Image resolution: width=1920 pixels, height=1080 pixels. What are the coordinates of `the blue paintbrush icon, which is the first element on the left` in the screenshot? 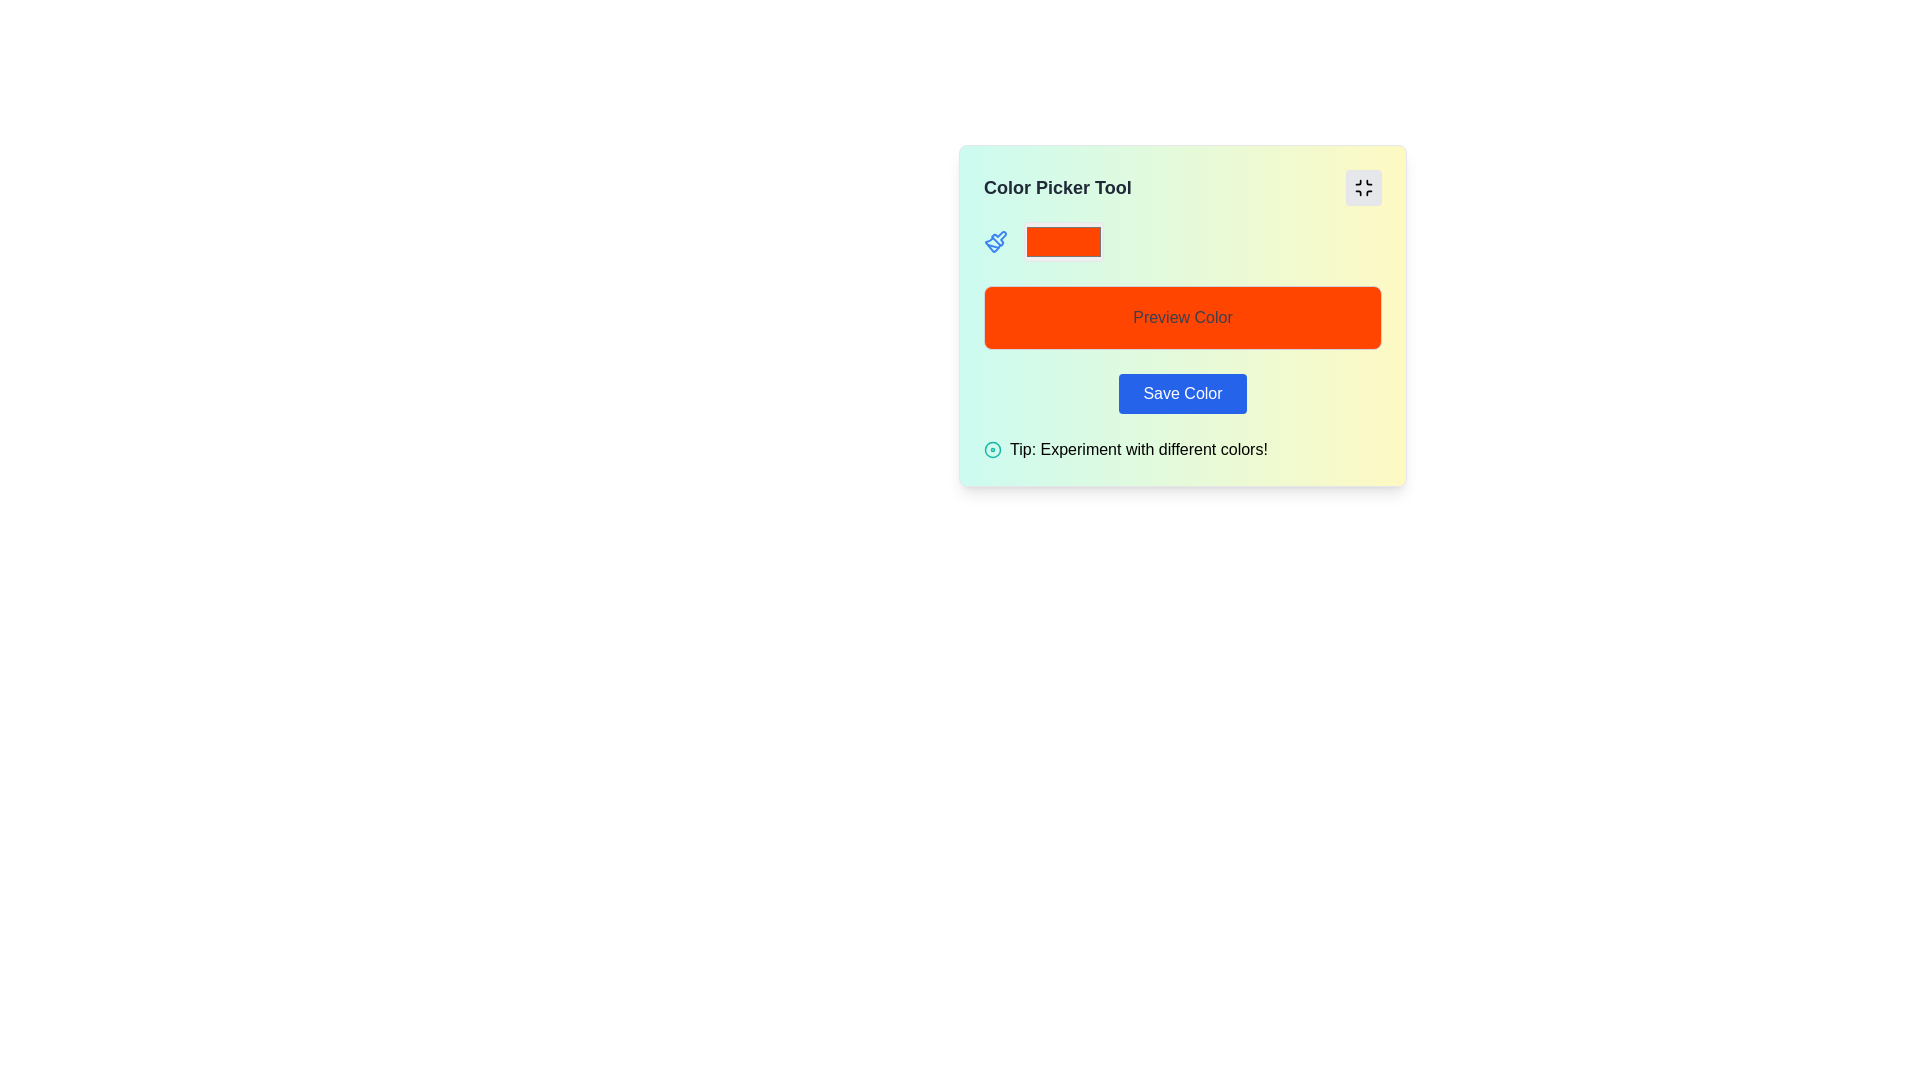 It's located at (996, 241).